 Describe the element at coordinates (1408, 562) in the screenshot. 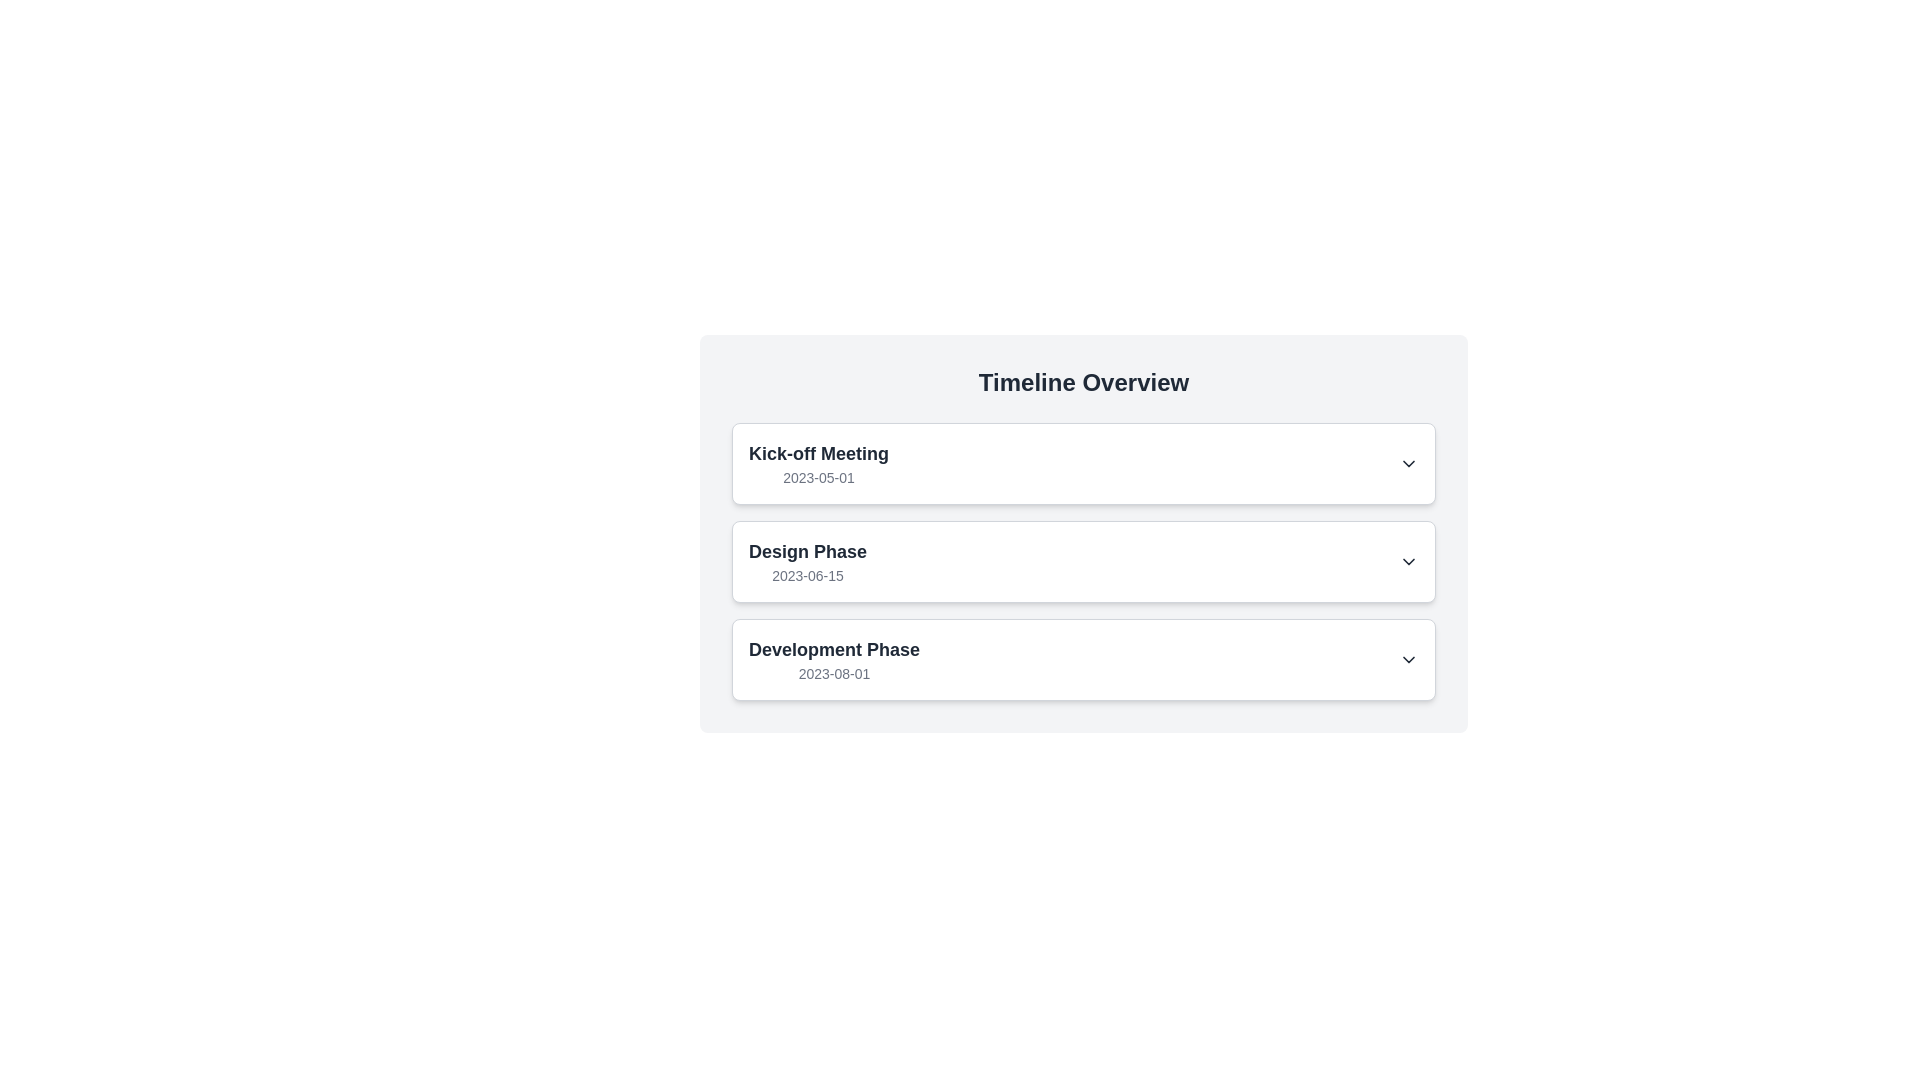

I see `the downward-pointing chevron icon located to the right of the 'Design Phase' text` at that location.